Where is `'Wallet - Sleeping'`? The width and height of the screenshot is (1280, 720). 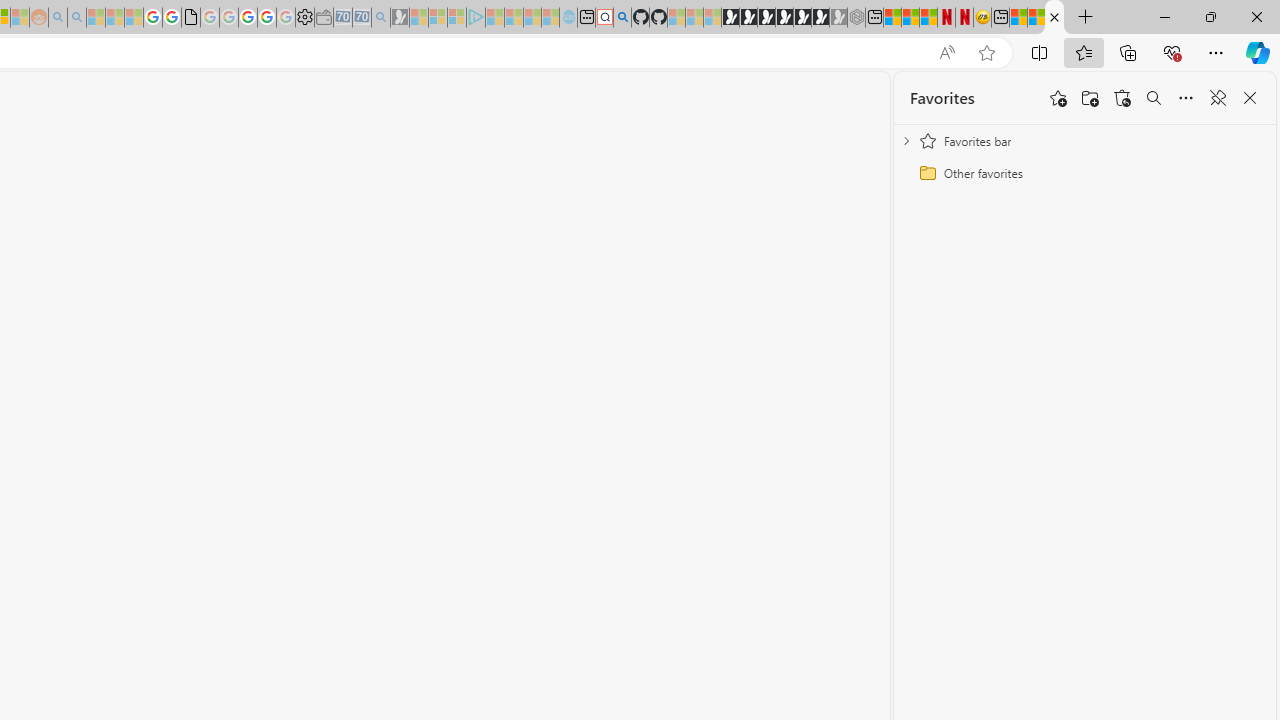 'Wallet - Sleeping' is located at coordinates (323, 17).